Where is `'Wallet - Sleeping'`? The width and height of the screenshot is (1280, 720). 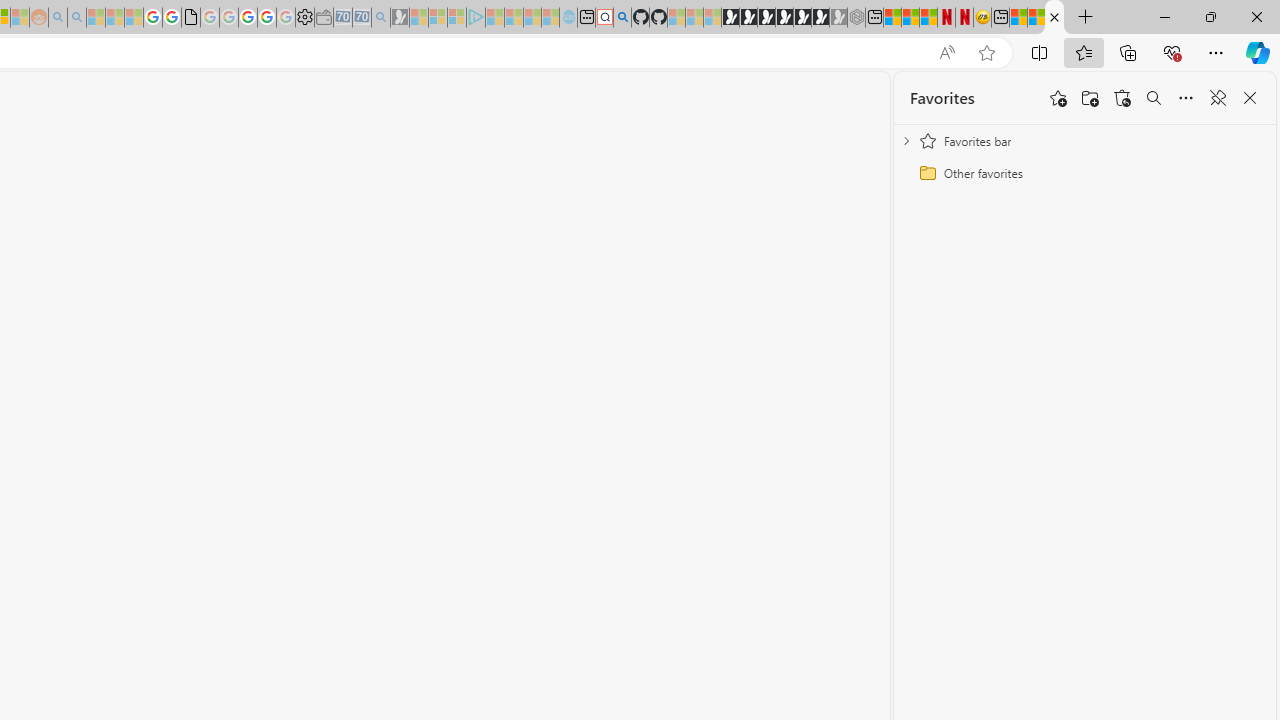 'Wallet - Sleeping' is located at coordinates (323, 17).